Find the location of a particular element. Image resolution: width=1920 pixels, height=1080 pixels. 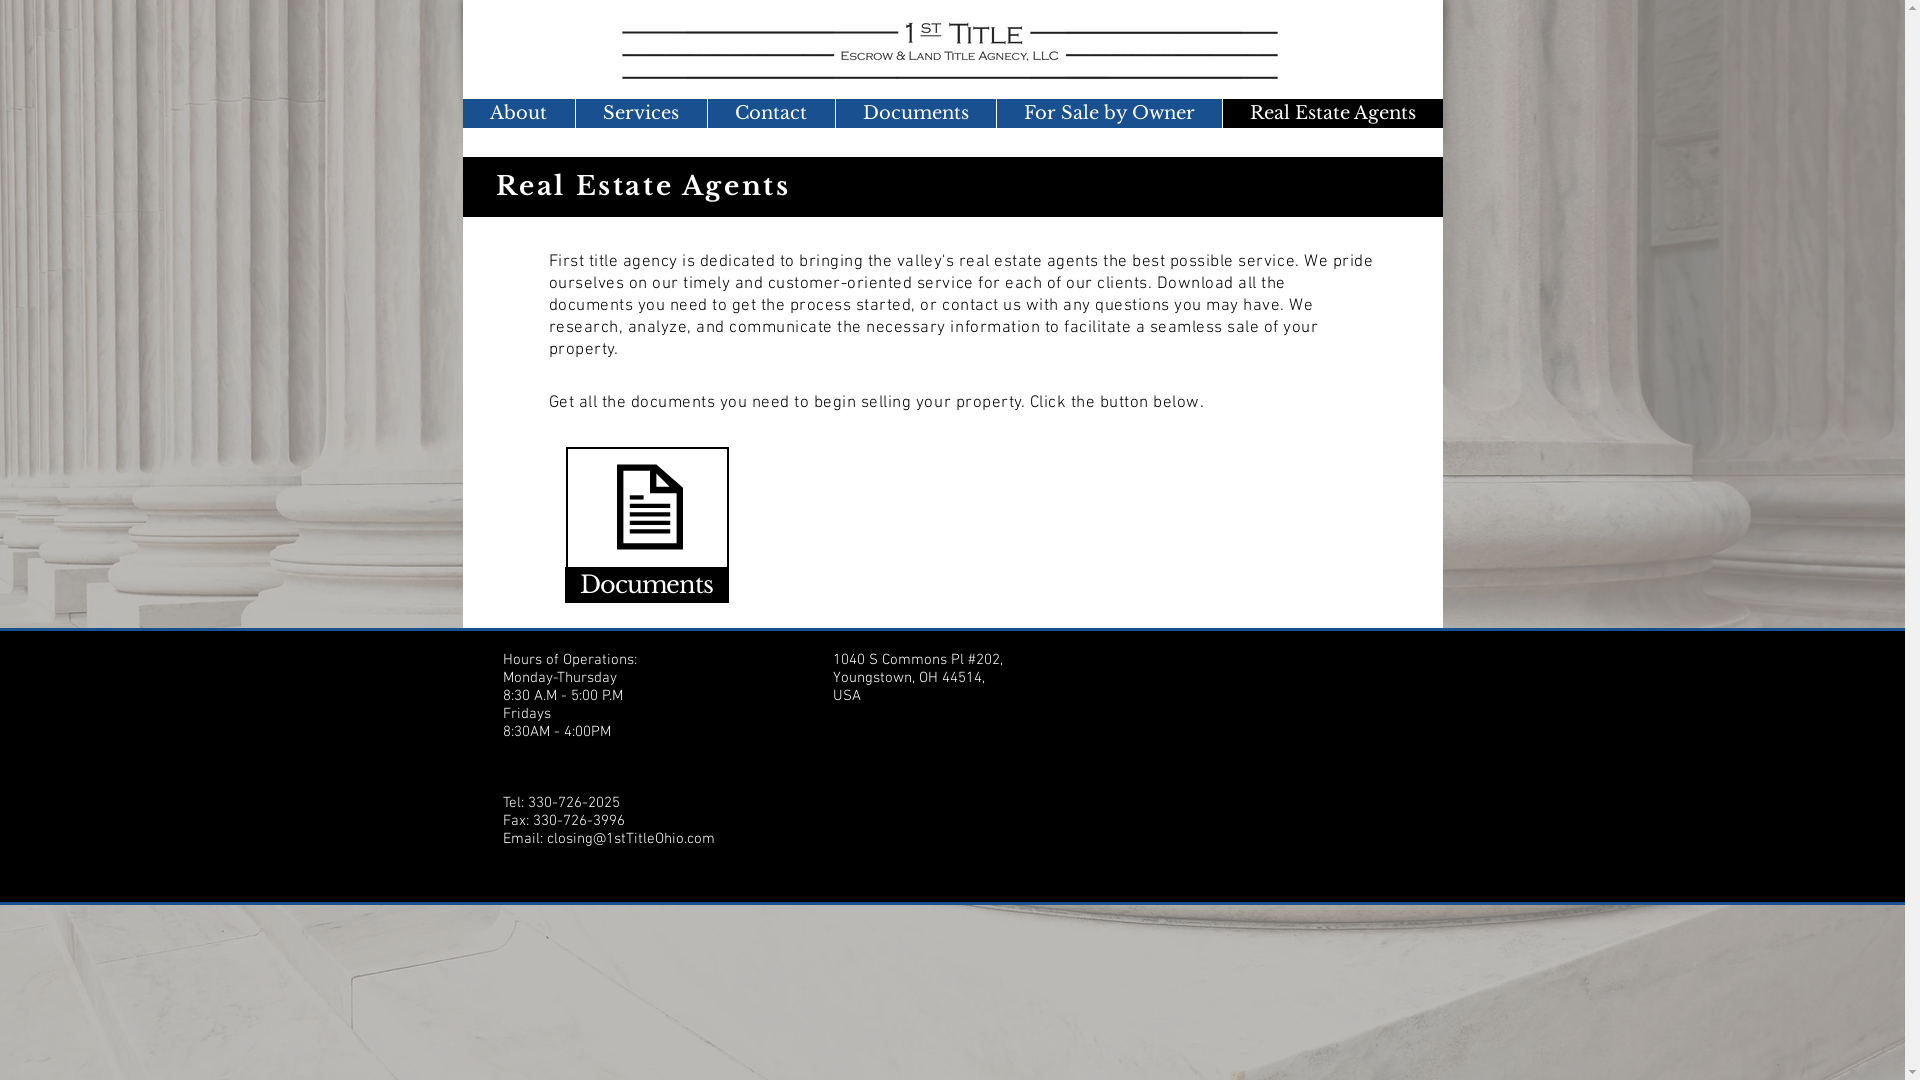

'330-726-2025' is located at coordinates (573, 801).